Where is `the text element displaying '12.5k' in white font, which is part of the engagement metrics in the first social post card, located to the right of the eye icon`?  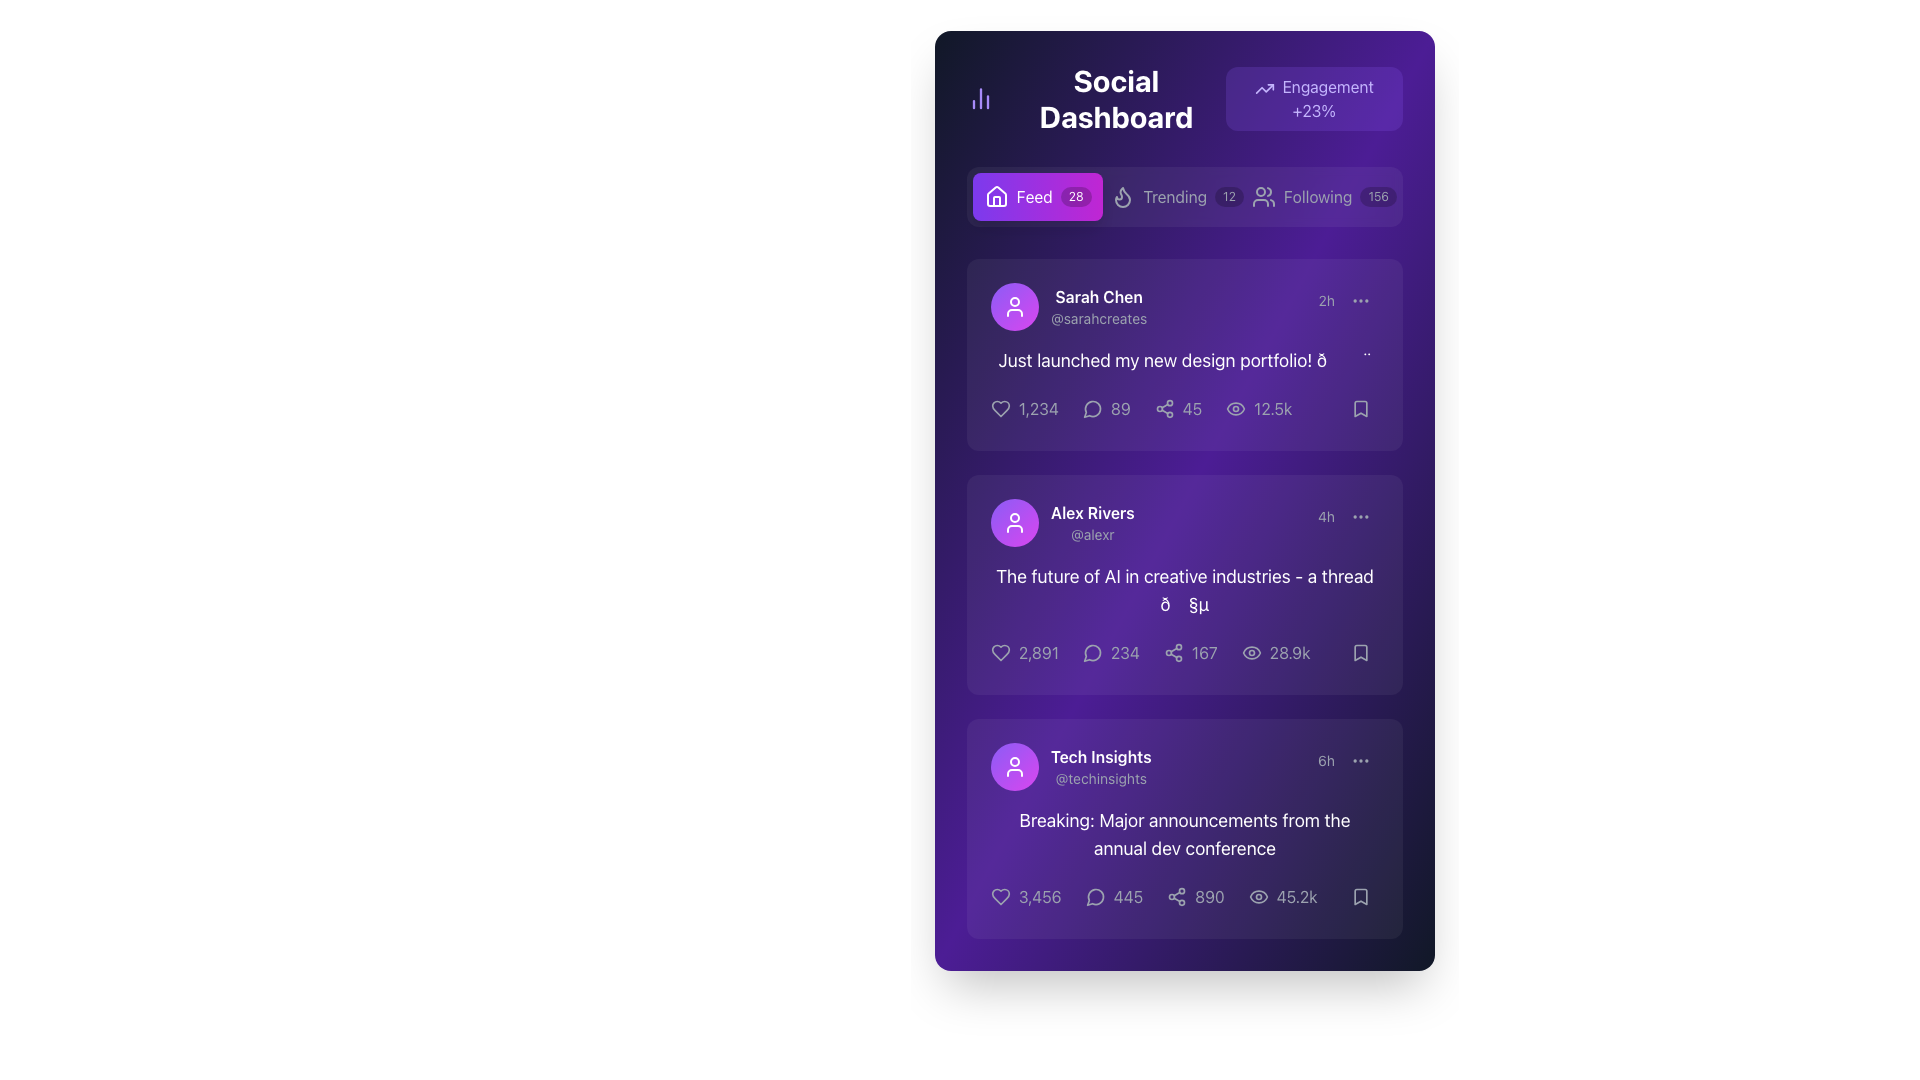
the text element displaying '12.5k' in white font, which is part of the engagement metrics in the first social post card, located to the right of the eye icon is located at coordinates (1272, 407).